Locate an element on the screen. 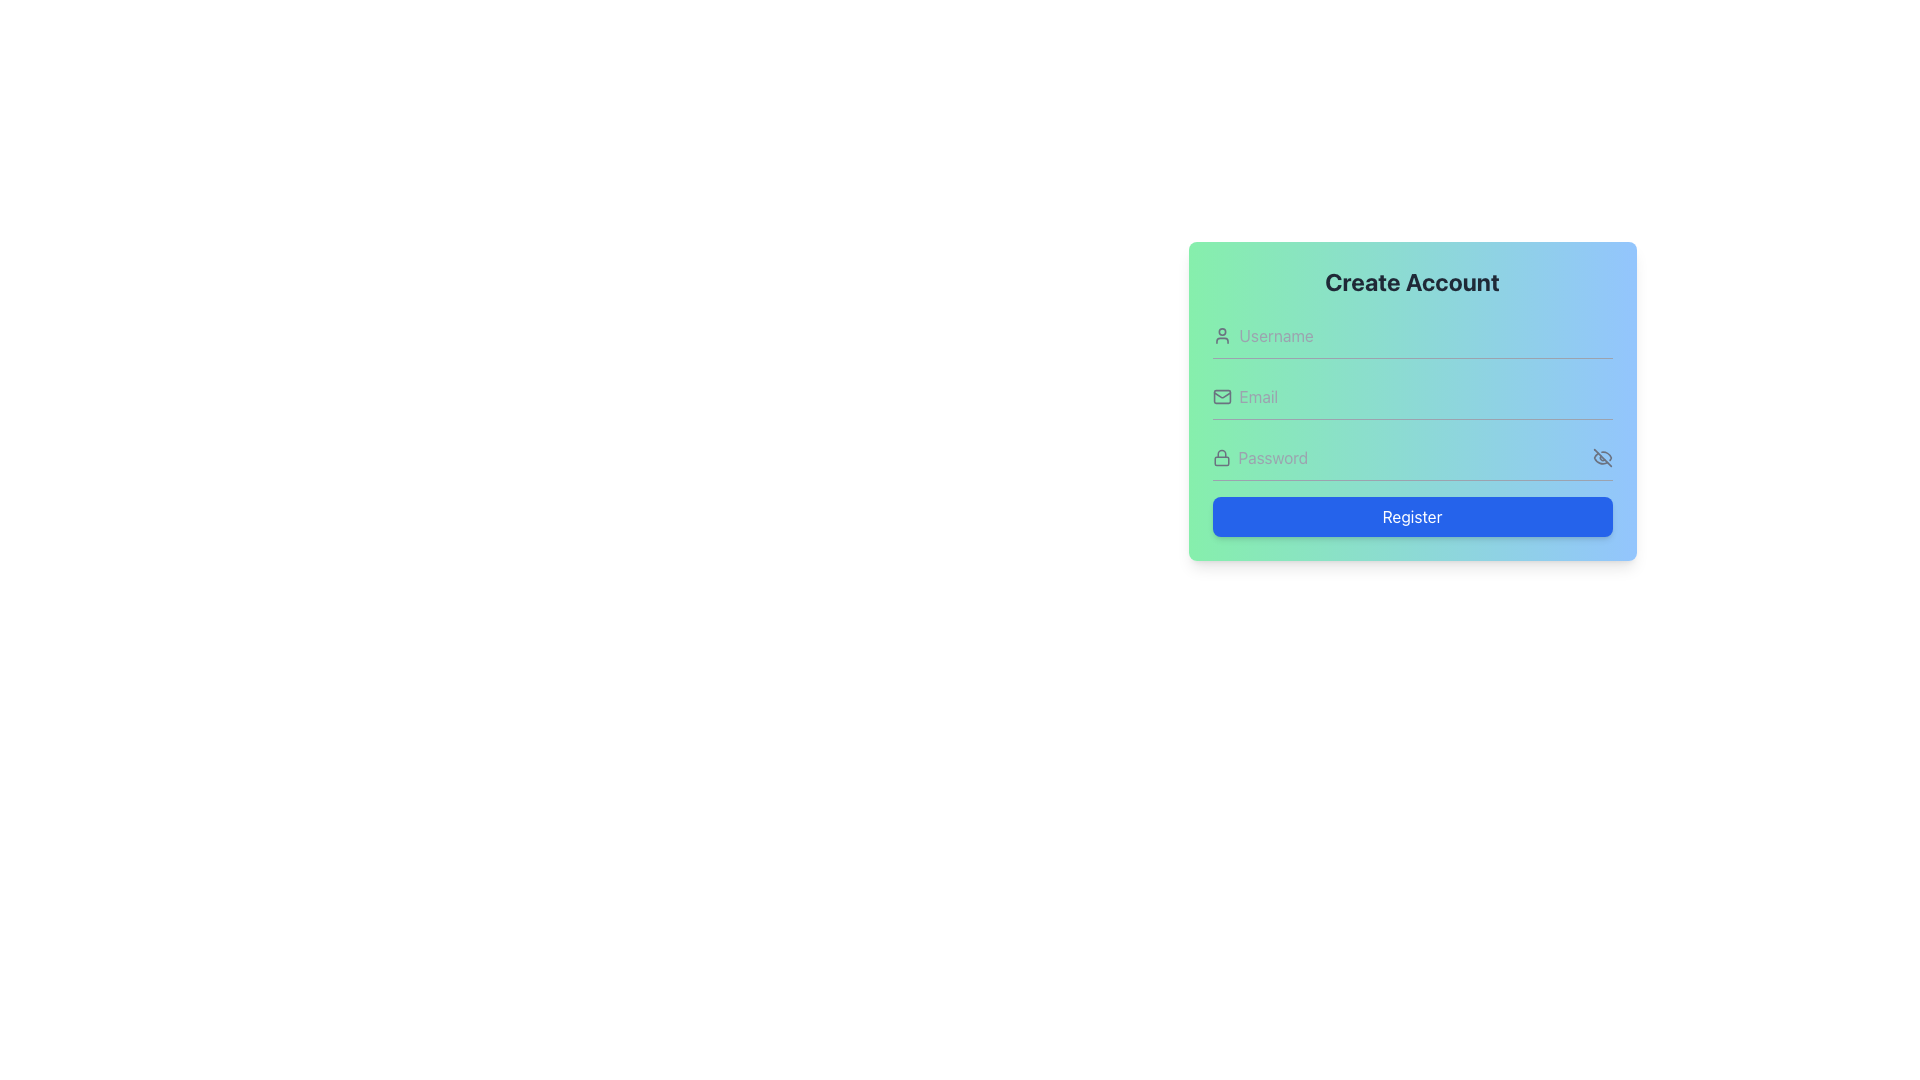  the 'Register' button, which is a rectangular button with white text on a blue background, located at the bottom of the registration form is located at coordinates (1411, 515).